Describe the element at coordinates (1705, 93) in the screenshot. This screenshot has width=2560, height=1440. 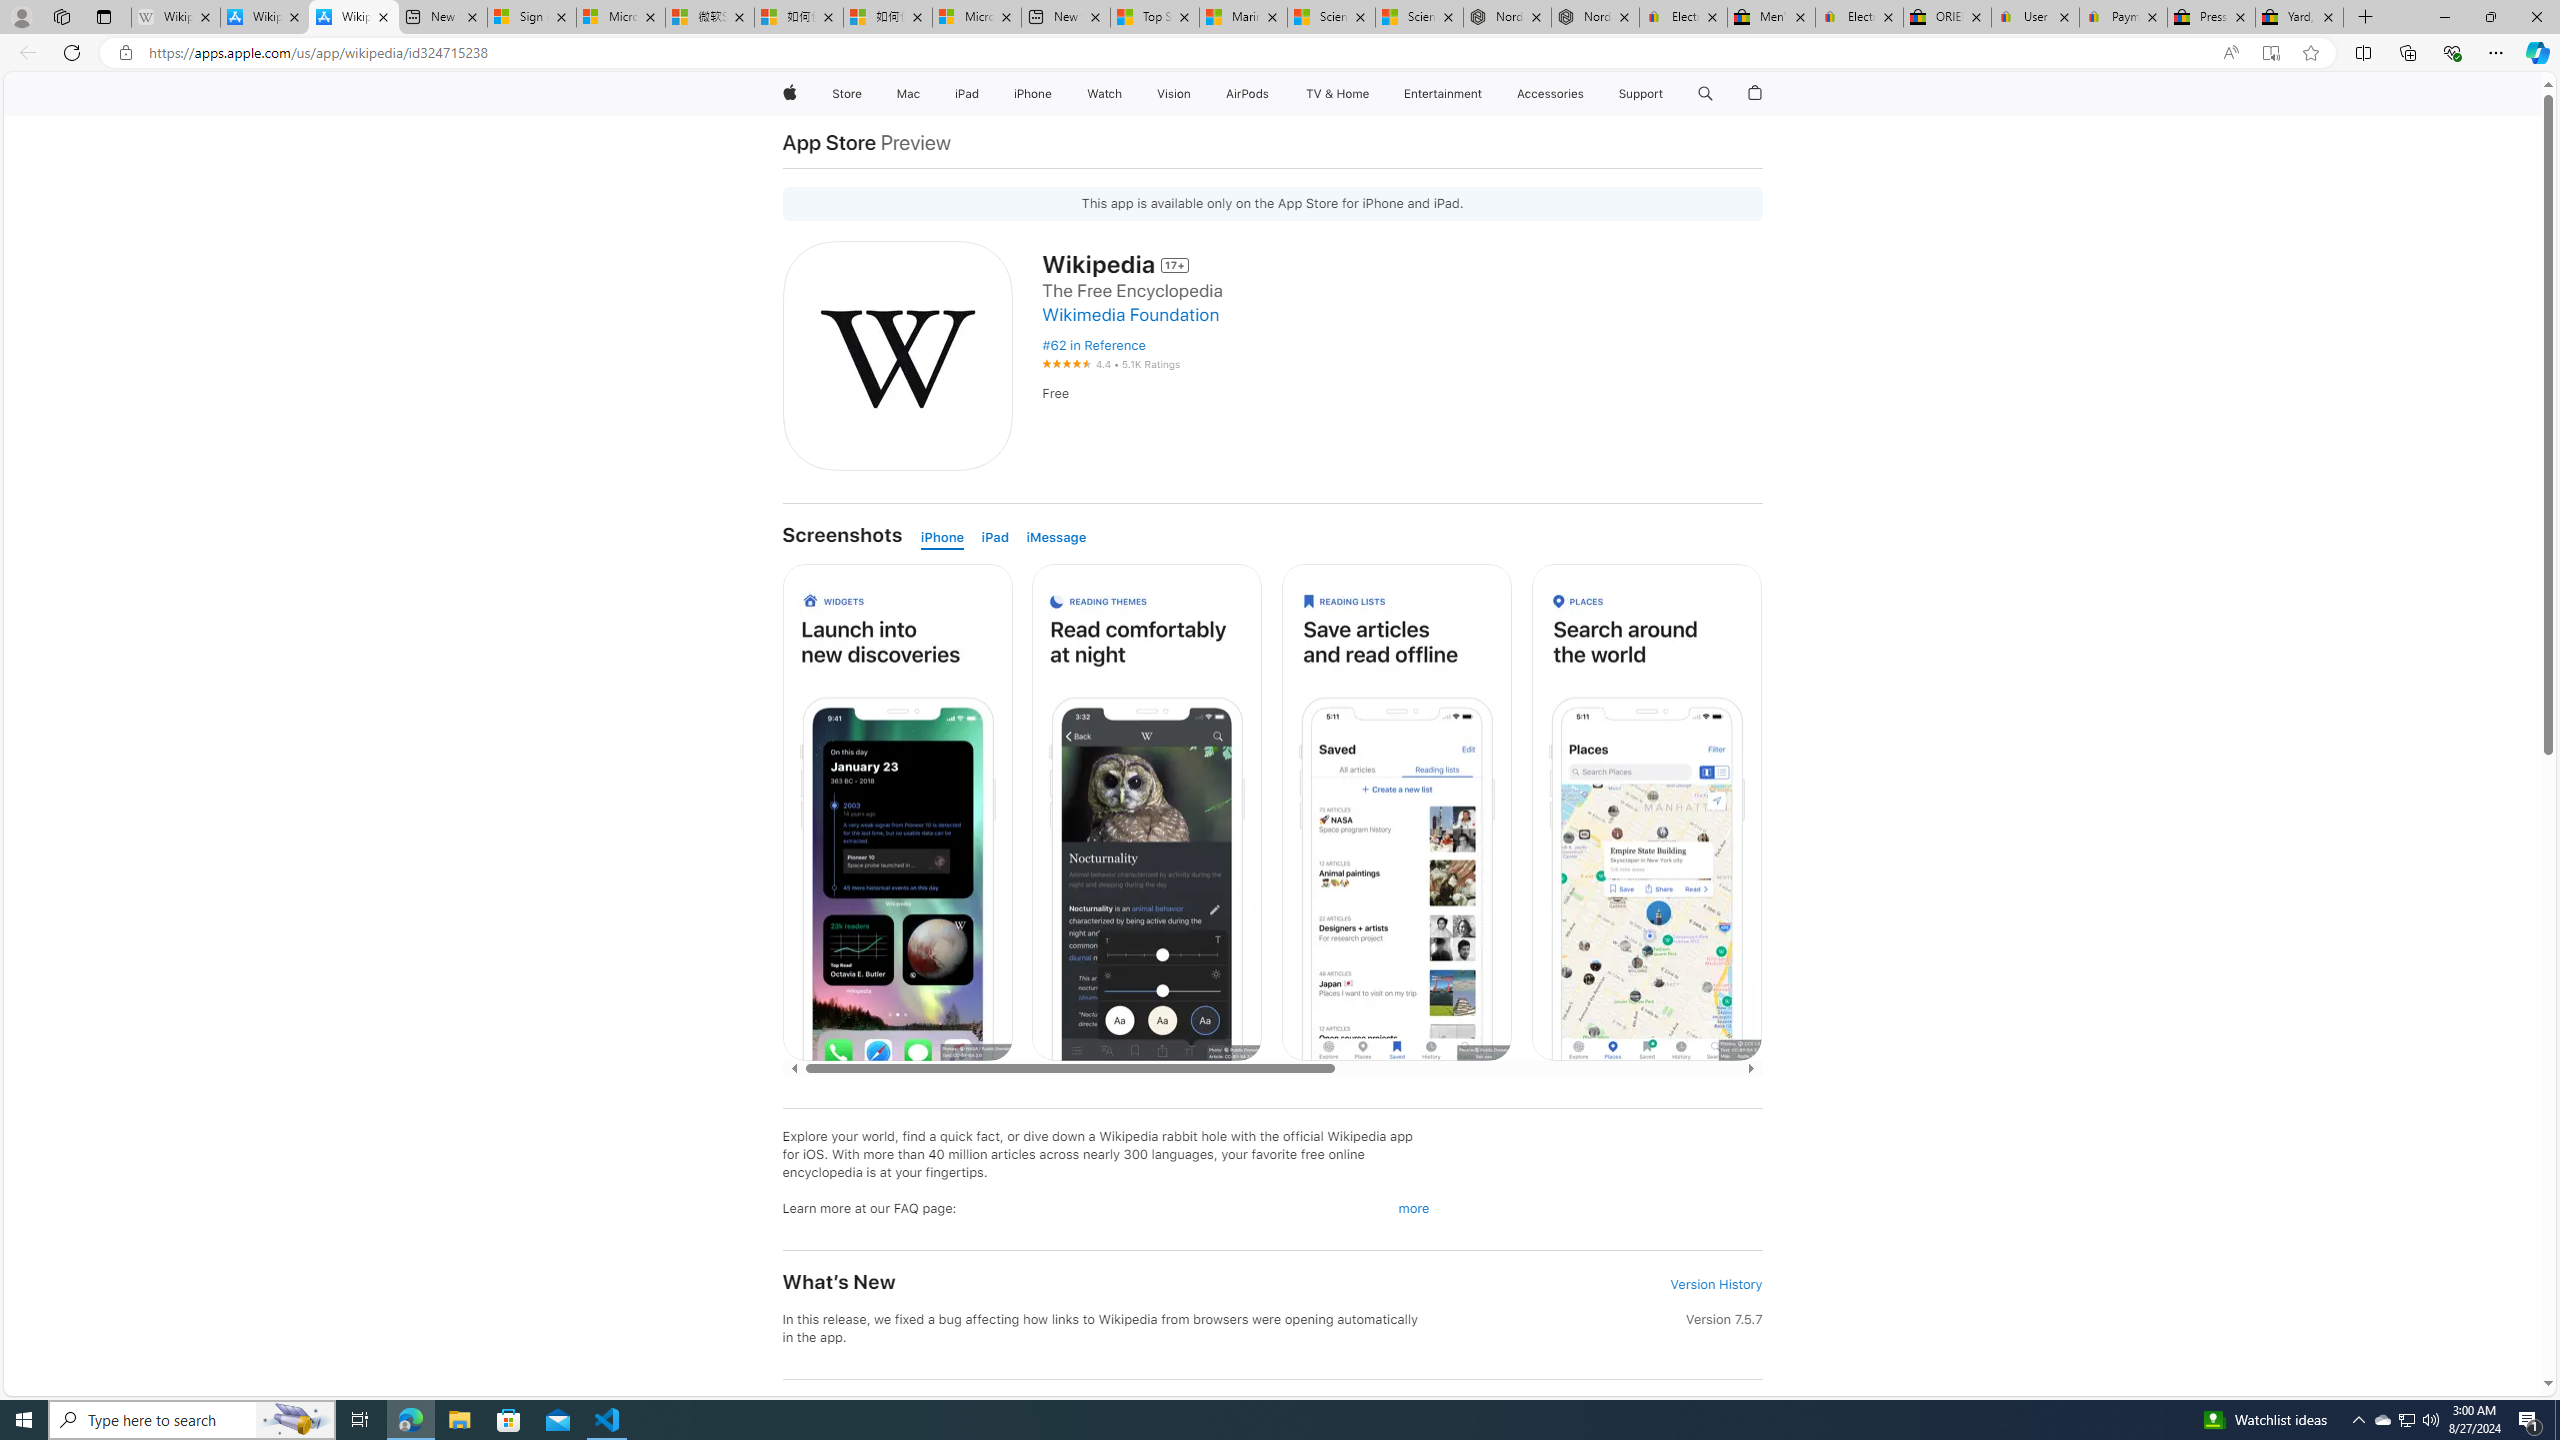
I see `'Class: globalnav-item globalnav-search shift-0-1'` at that location.